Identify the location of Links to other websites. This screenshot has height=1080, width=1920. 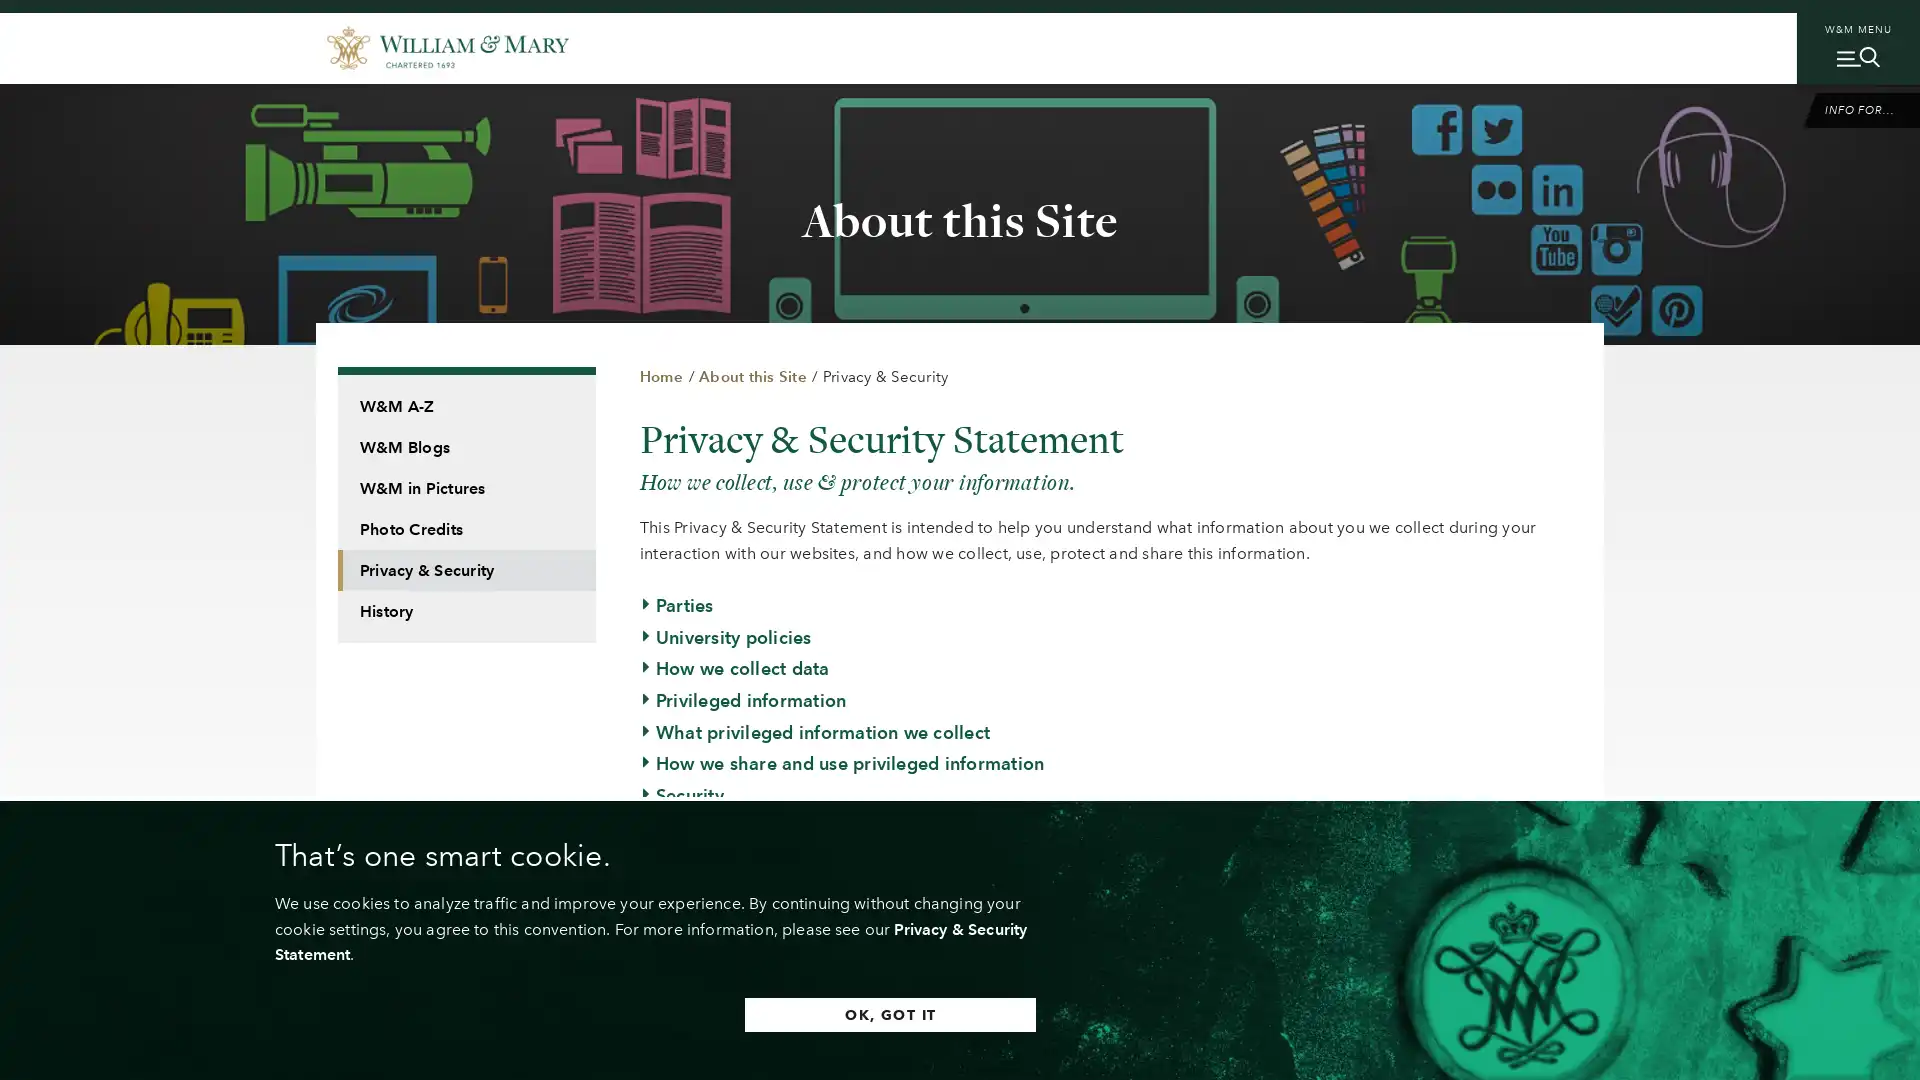
(744, 826).